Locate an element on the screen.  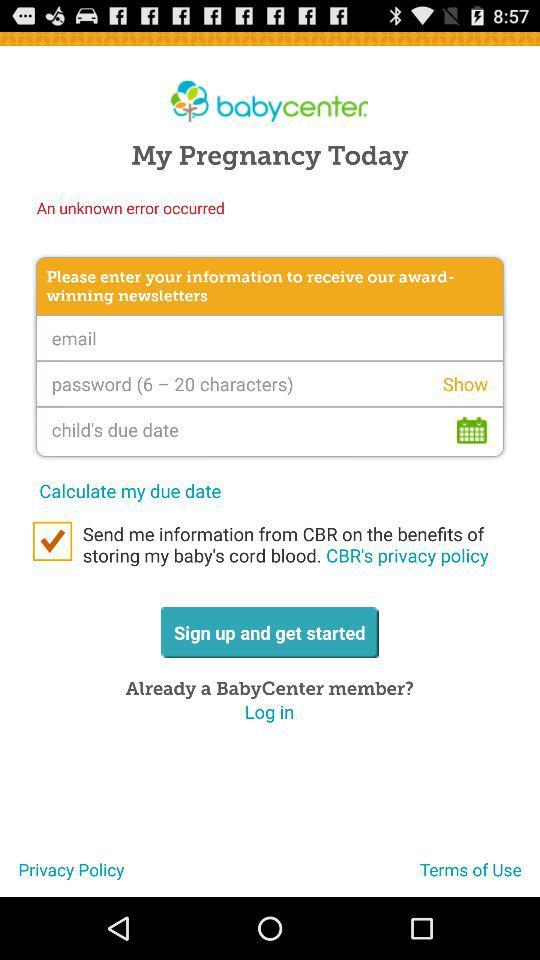
the item above already a babycenter is located at coordinates (269, 631).